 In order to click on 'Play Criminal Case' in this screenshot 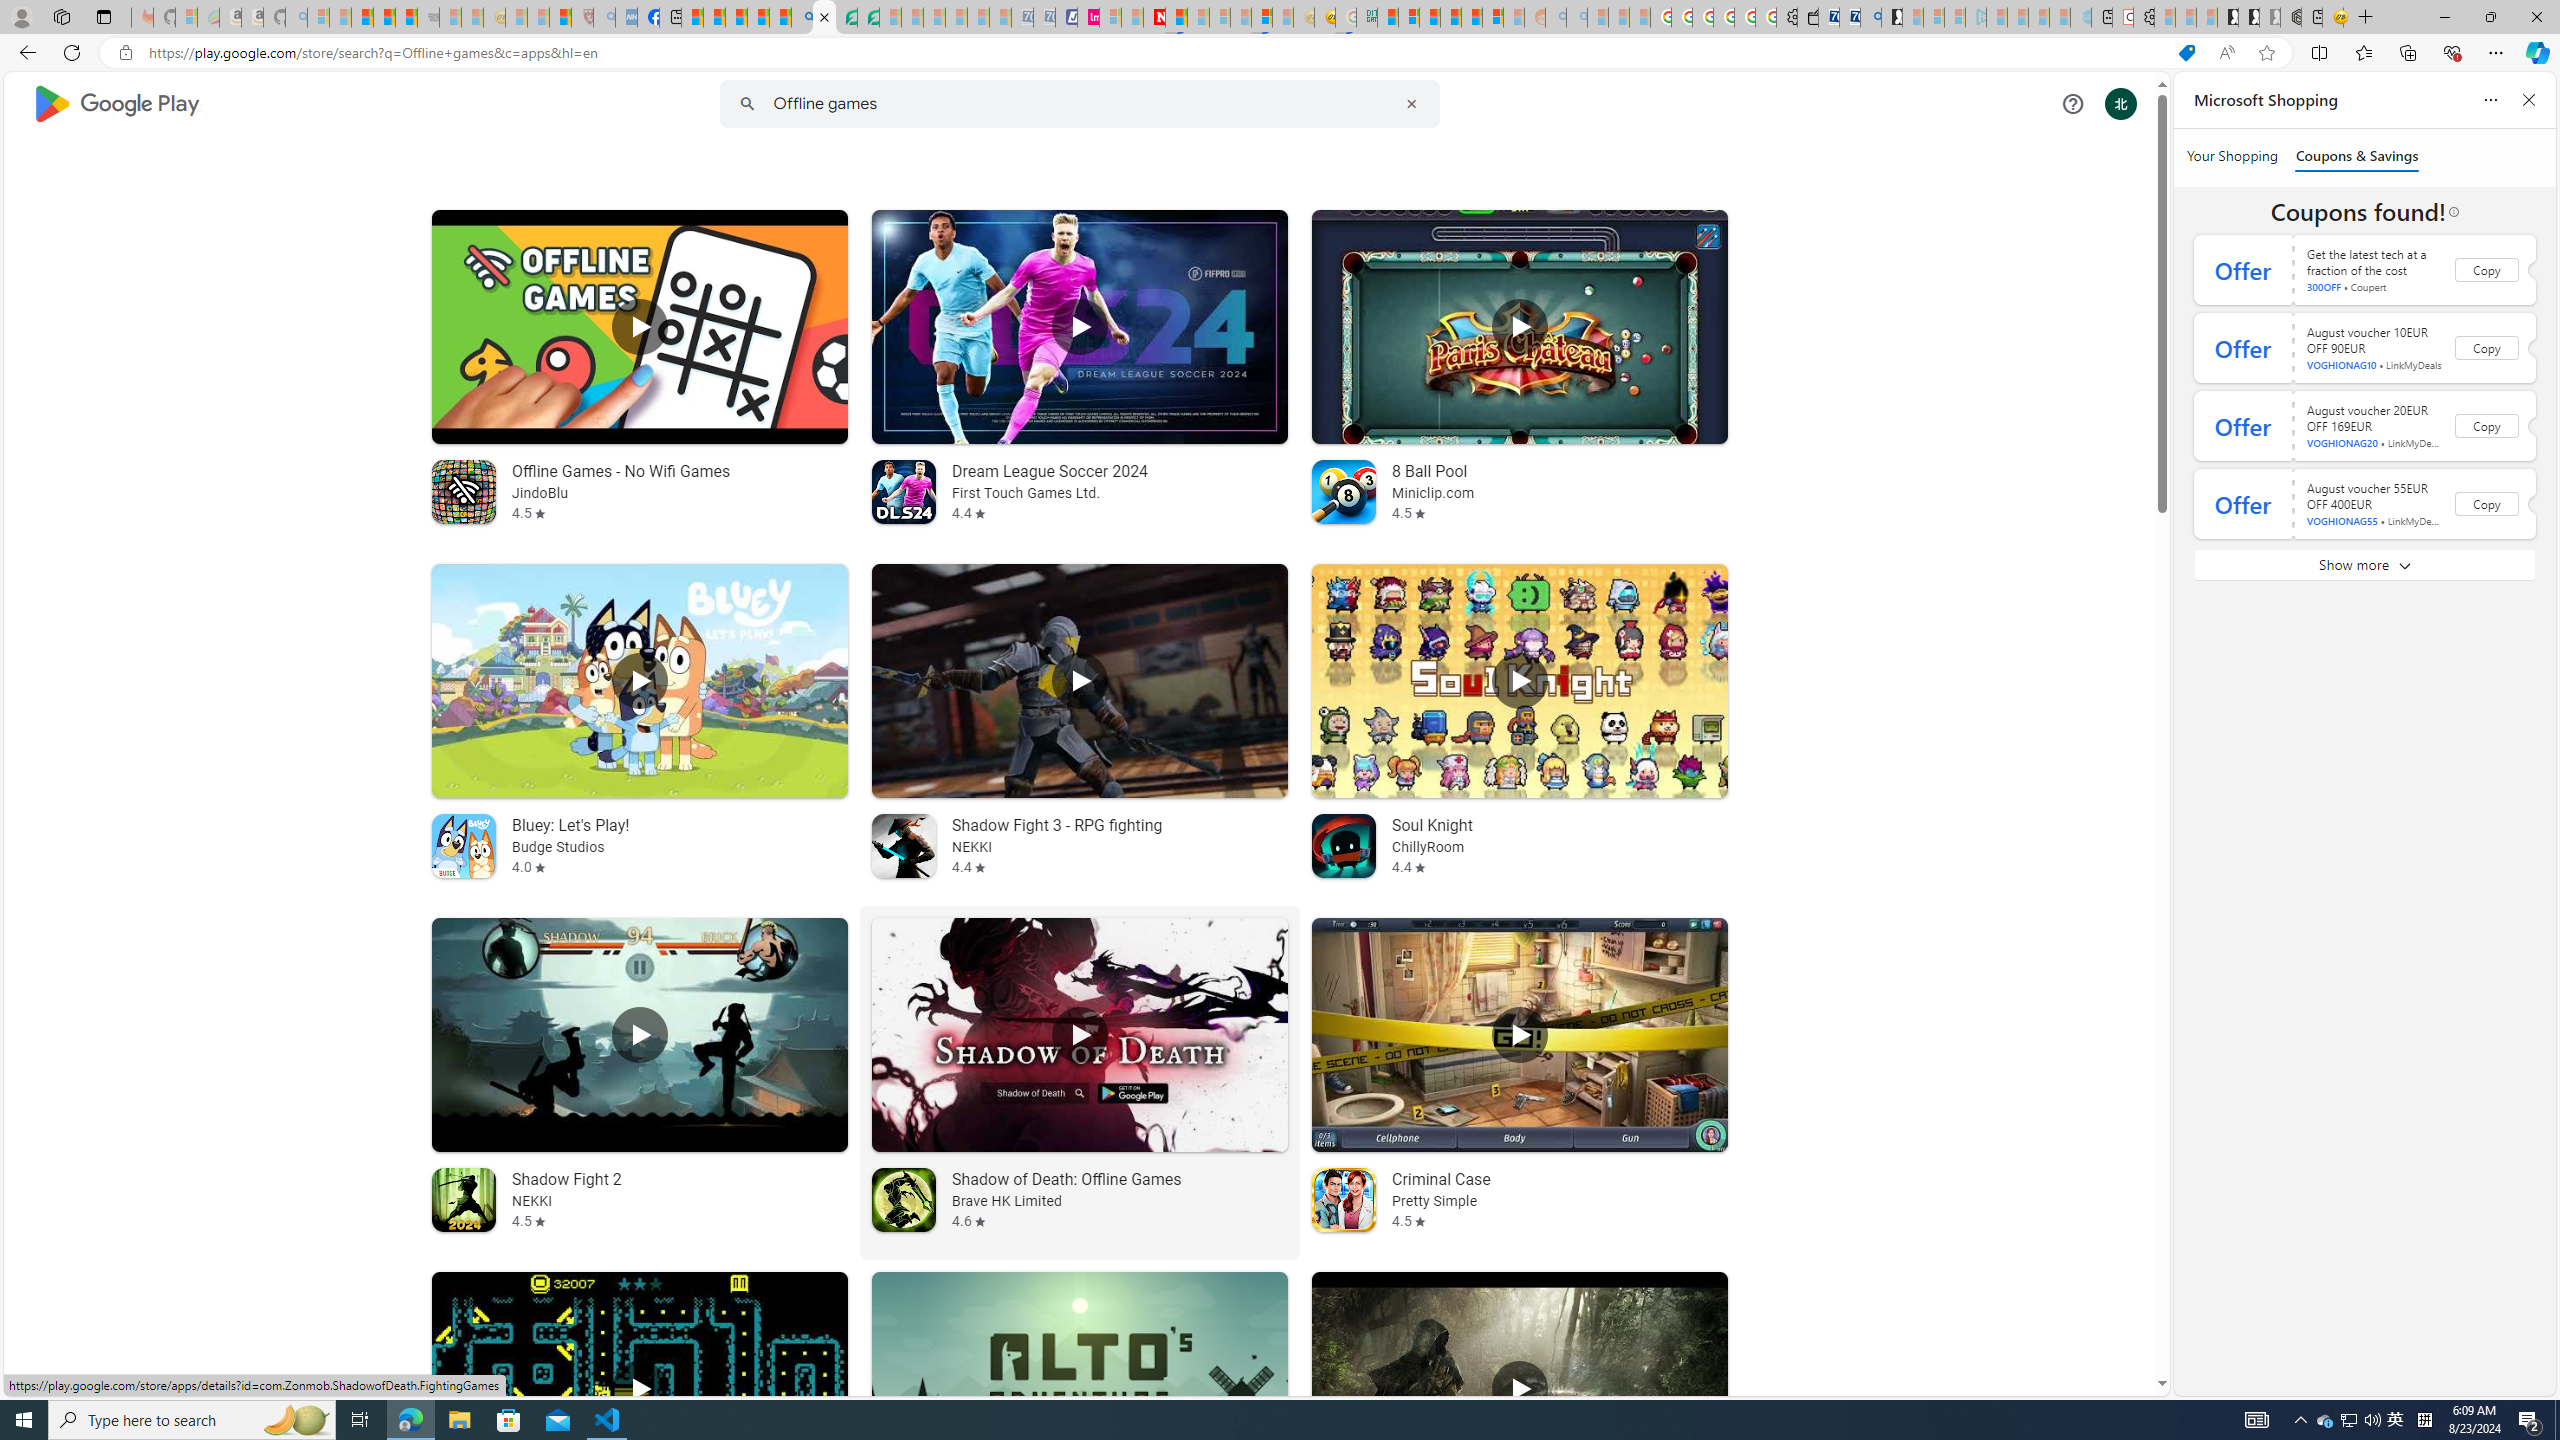, I will do `click(1519, 1034)`.